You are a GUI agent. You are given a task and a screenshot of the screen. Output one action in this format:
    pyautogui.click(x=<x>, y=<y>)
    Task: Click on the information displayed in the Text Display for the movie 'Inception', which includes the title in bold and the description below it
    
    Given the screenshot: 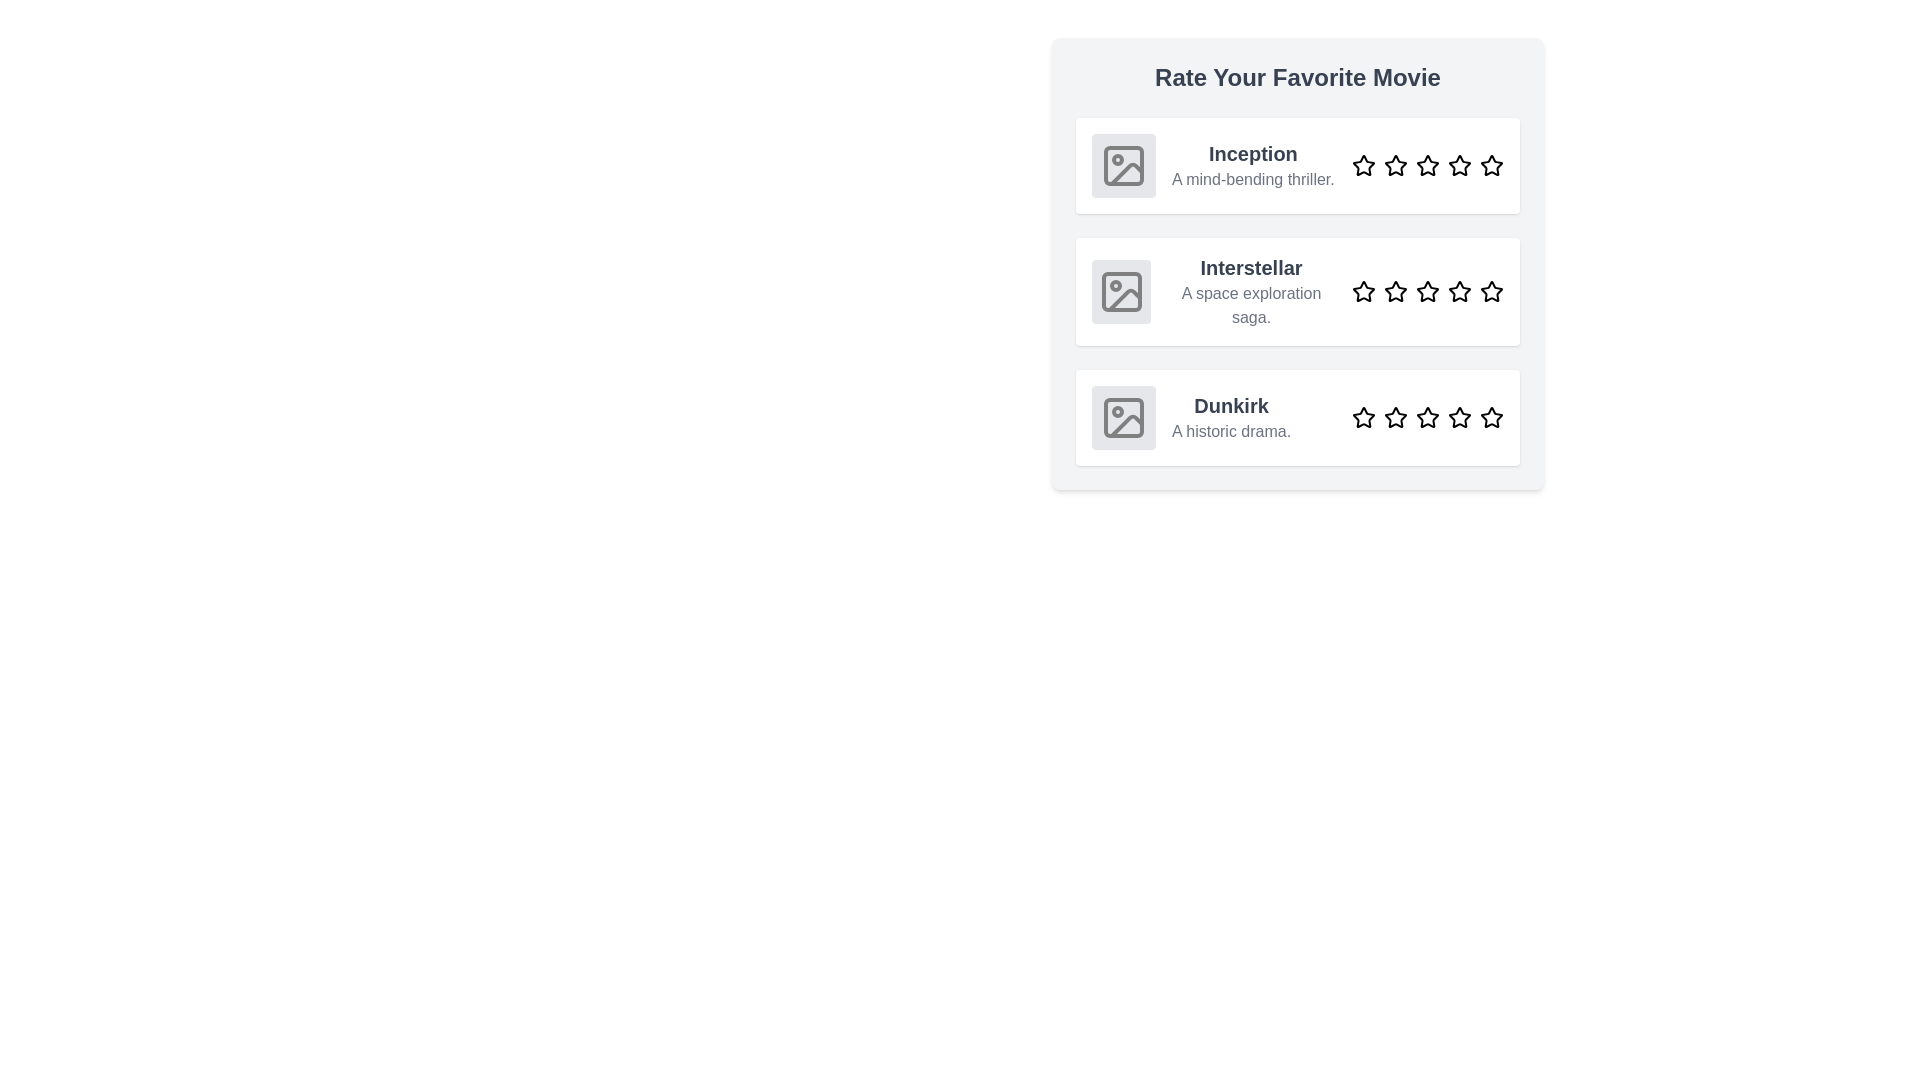 What is the action you would take?
    pyautogui.click(x=1252, y=164)
    